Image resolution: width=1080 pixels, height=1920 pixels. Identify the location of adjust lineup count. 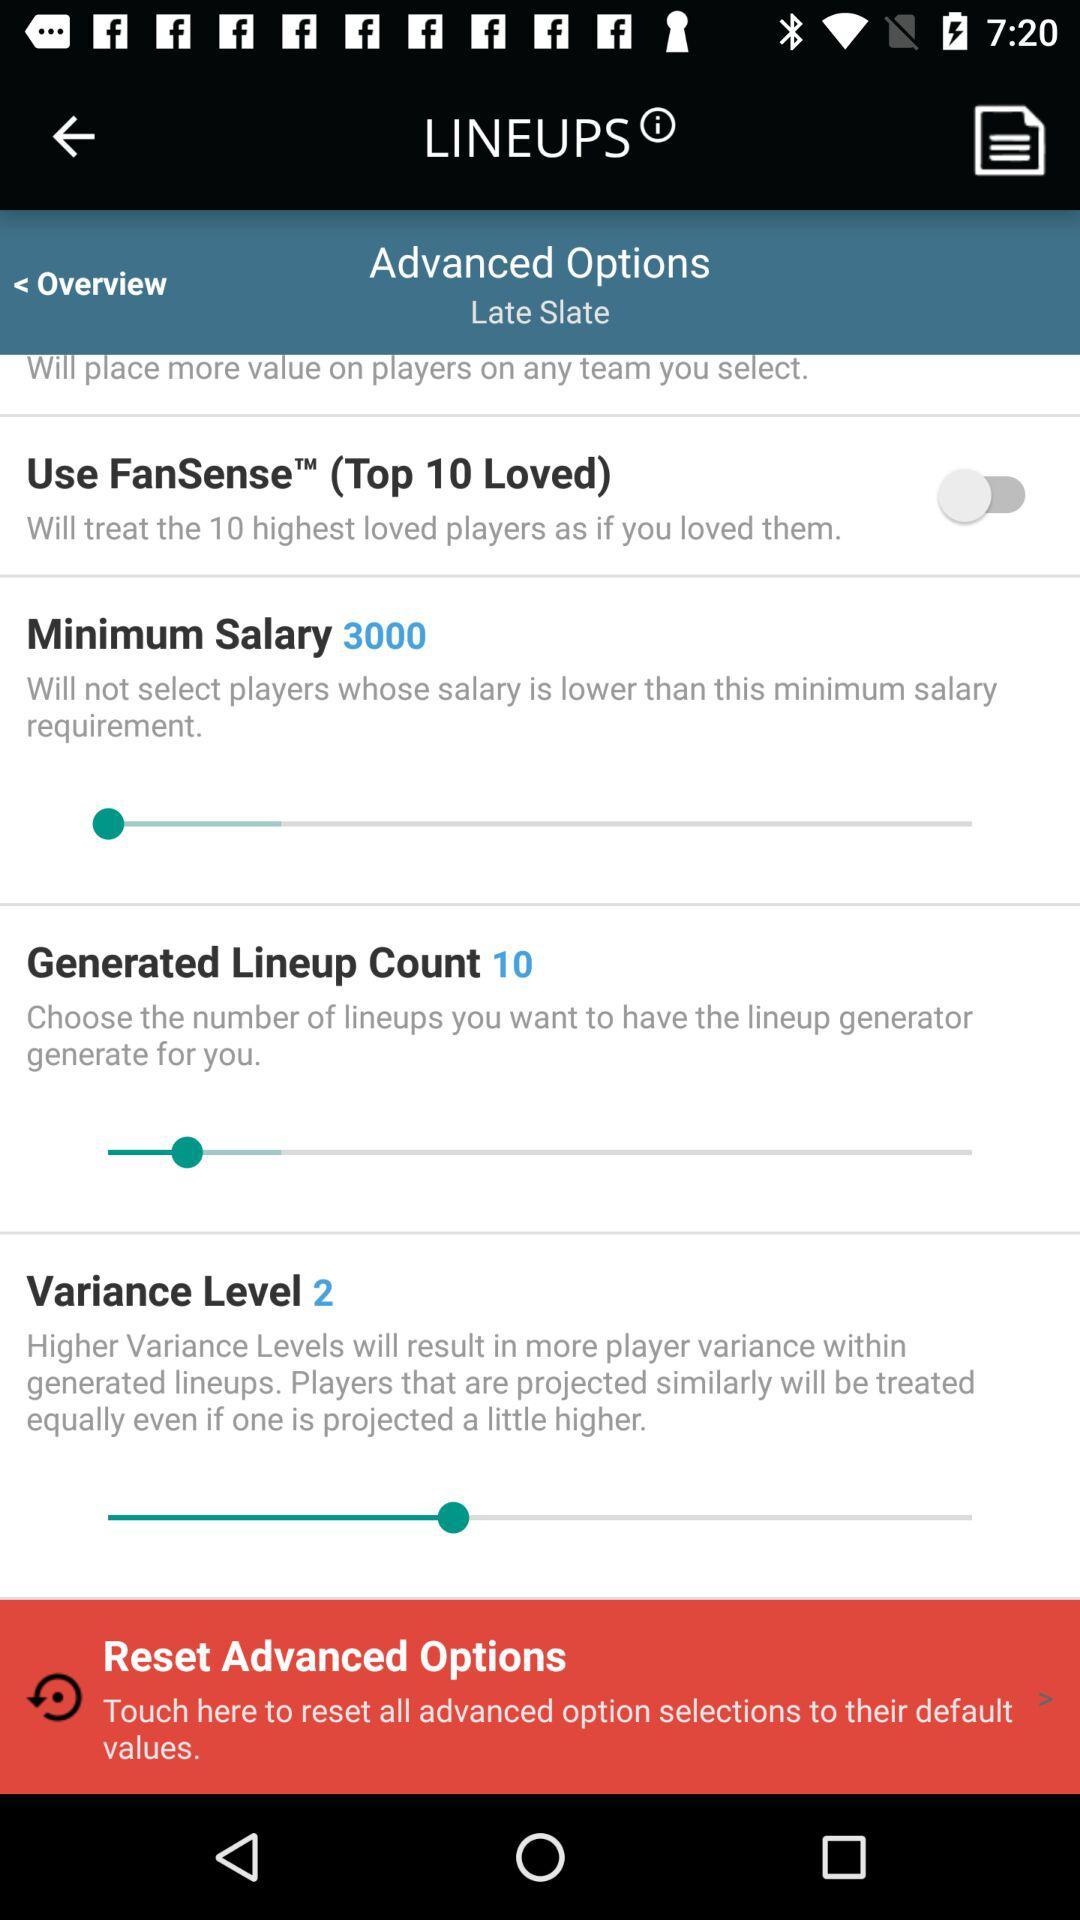
(540, 1152).